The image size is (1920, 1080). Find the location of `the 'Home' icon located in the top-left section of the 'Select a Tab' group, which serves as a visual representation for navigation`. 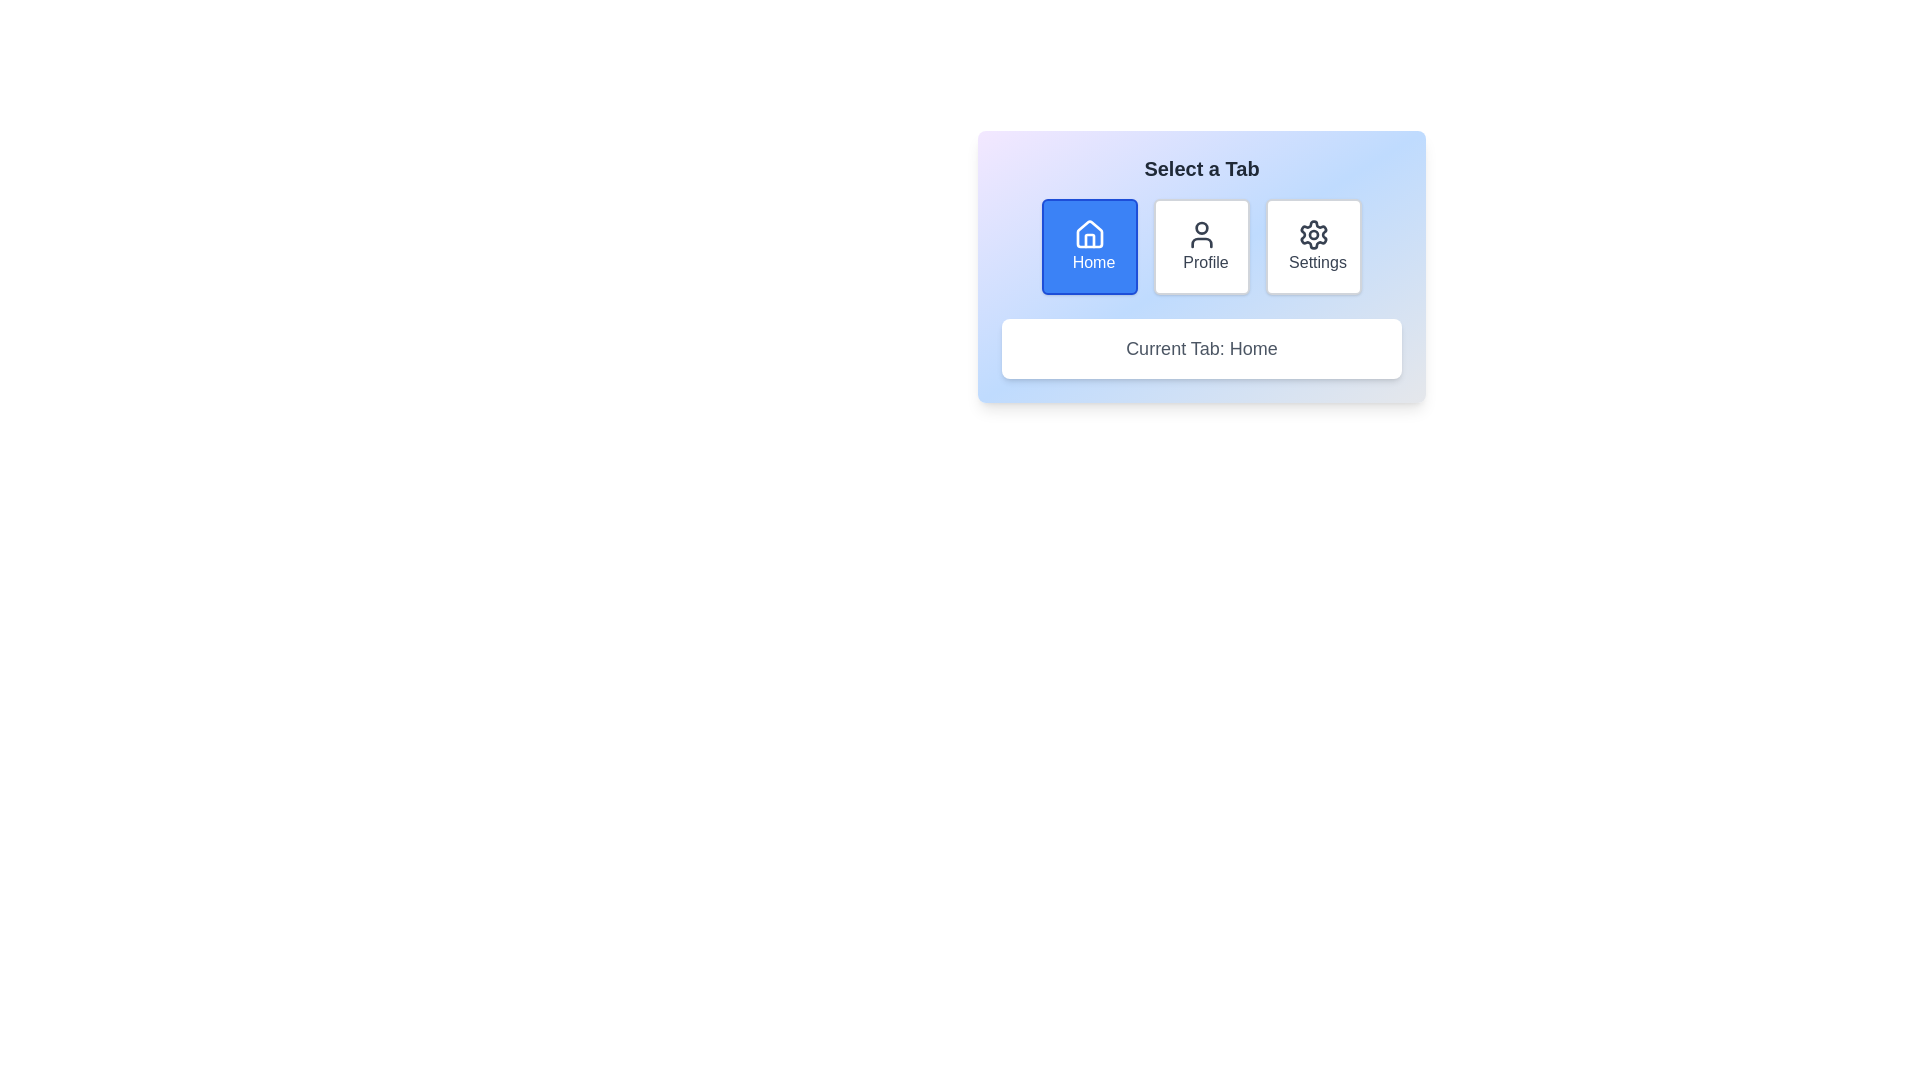

the 'Home' icon located in the top-left section of the 'Select a Tab' group, which serves as a visual representation for navigation is located at coordinates (1088, 234).